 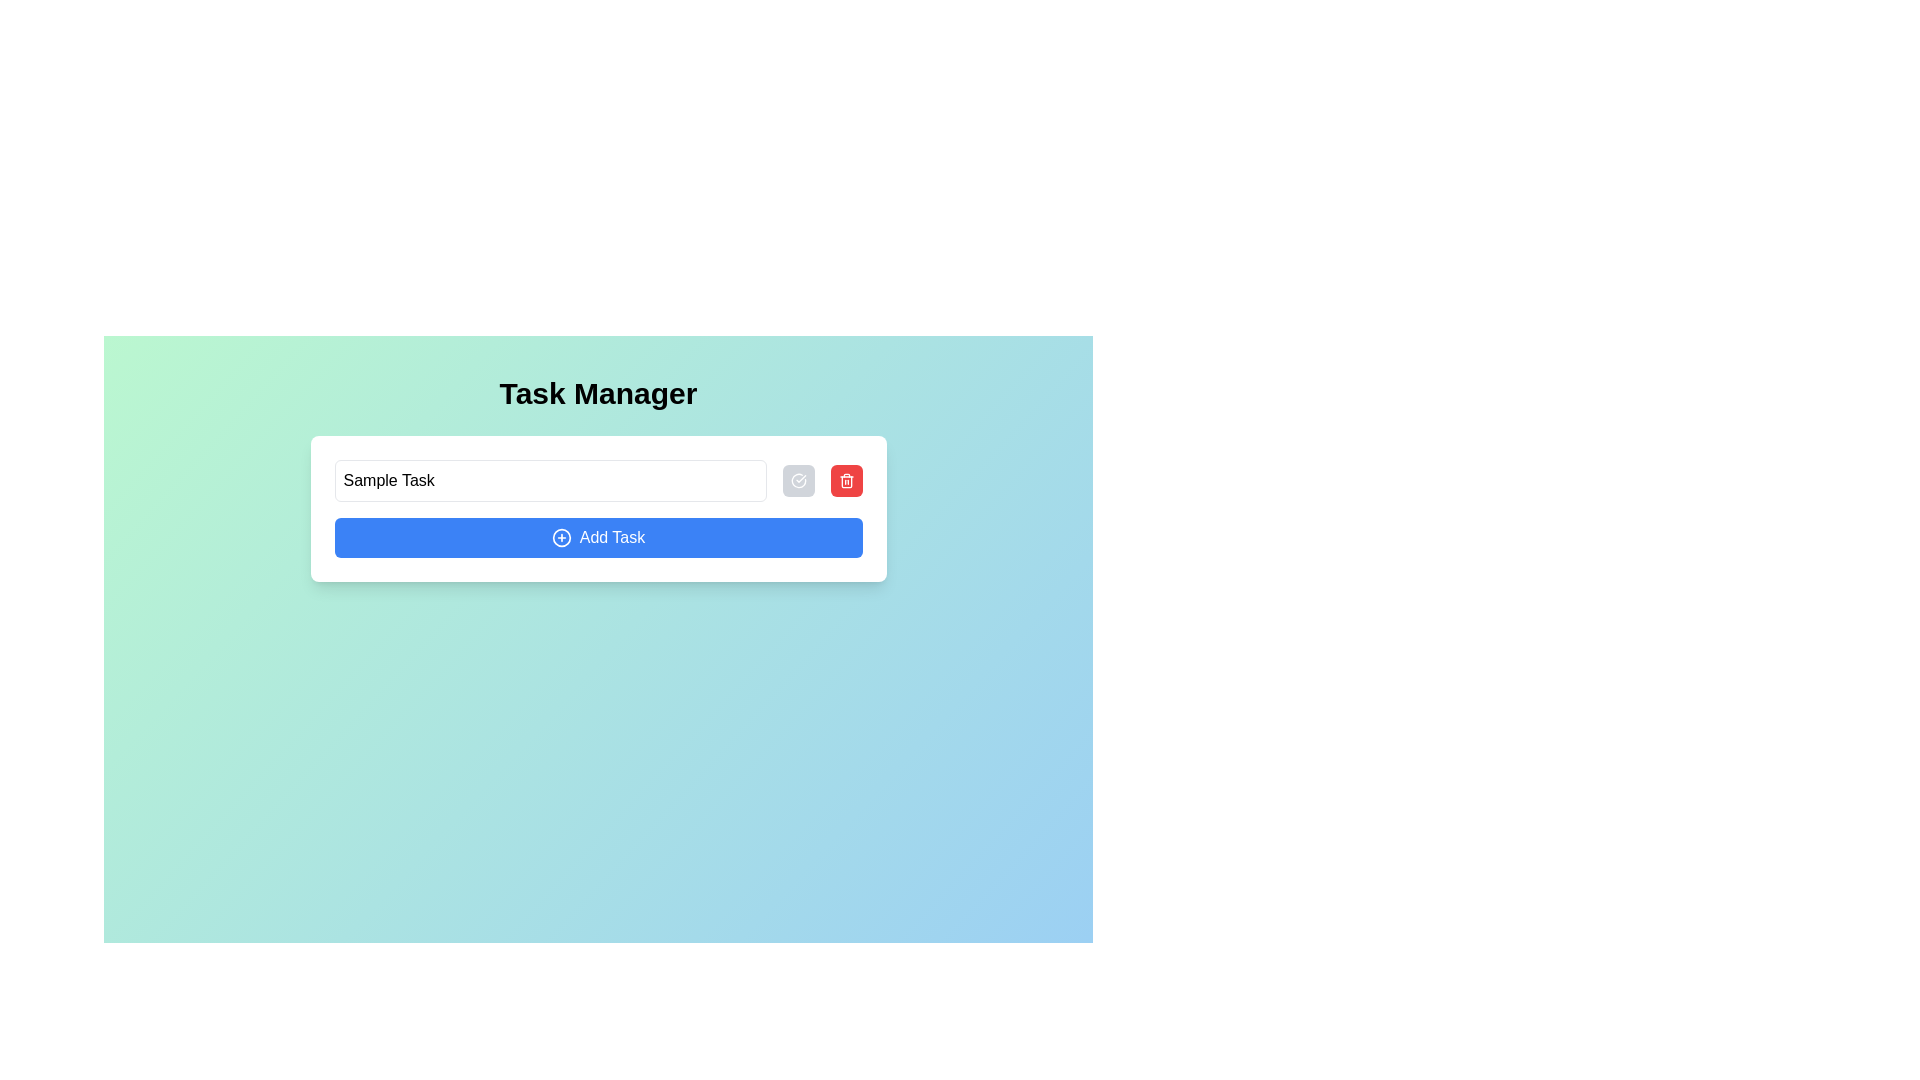 I want to click on the SVG Circle Element which has a blue border and white fill, located at the center of the plus sign icon adjacent to the 'Add Task' button, so click(x=560, y=536).